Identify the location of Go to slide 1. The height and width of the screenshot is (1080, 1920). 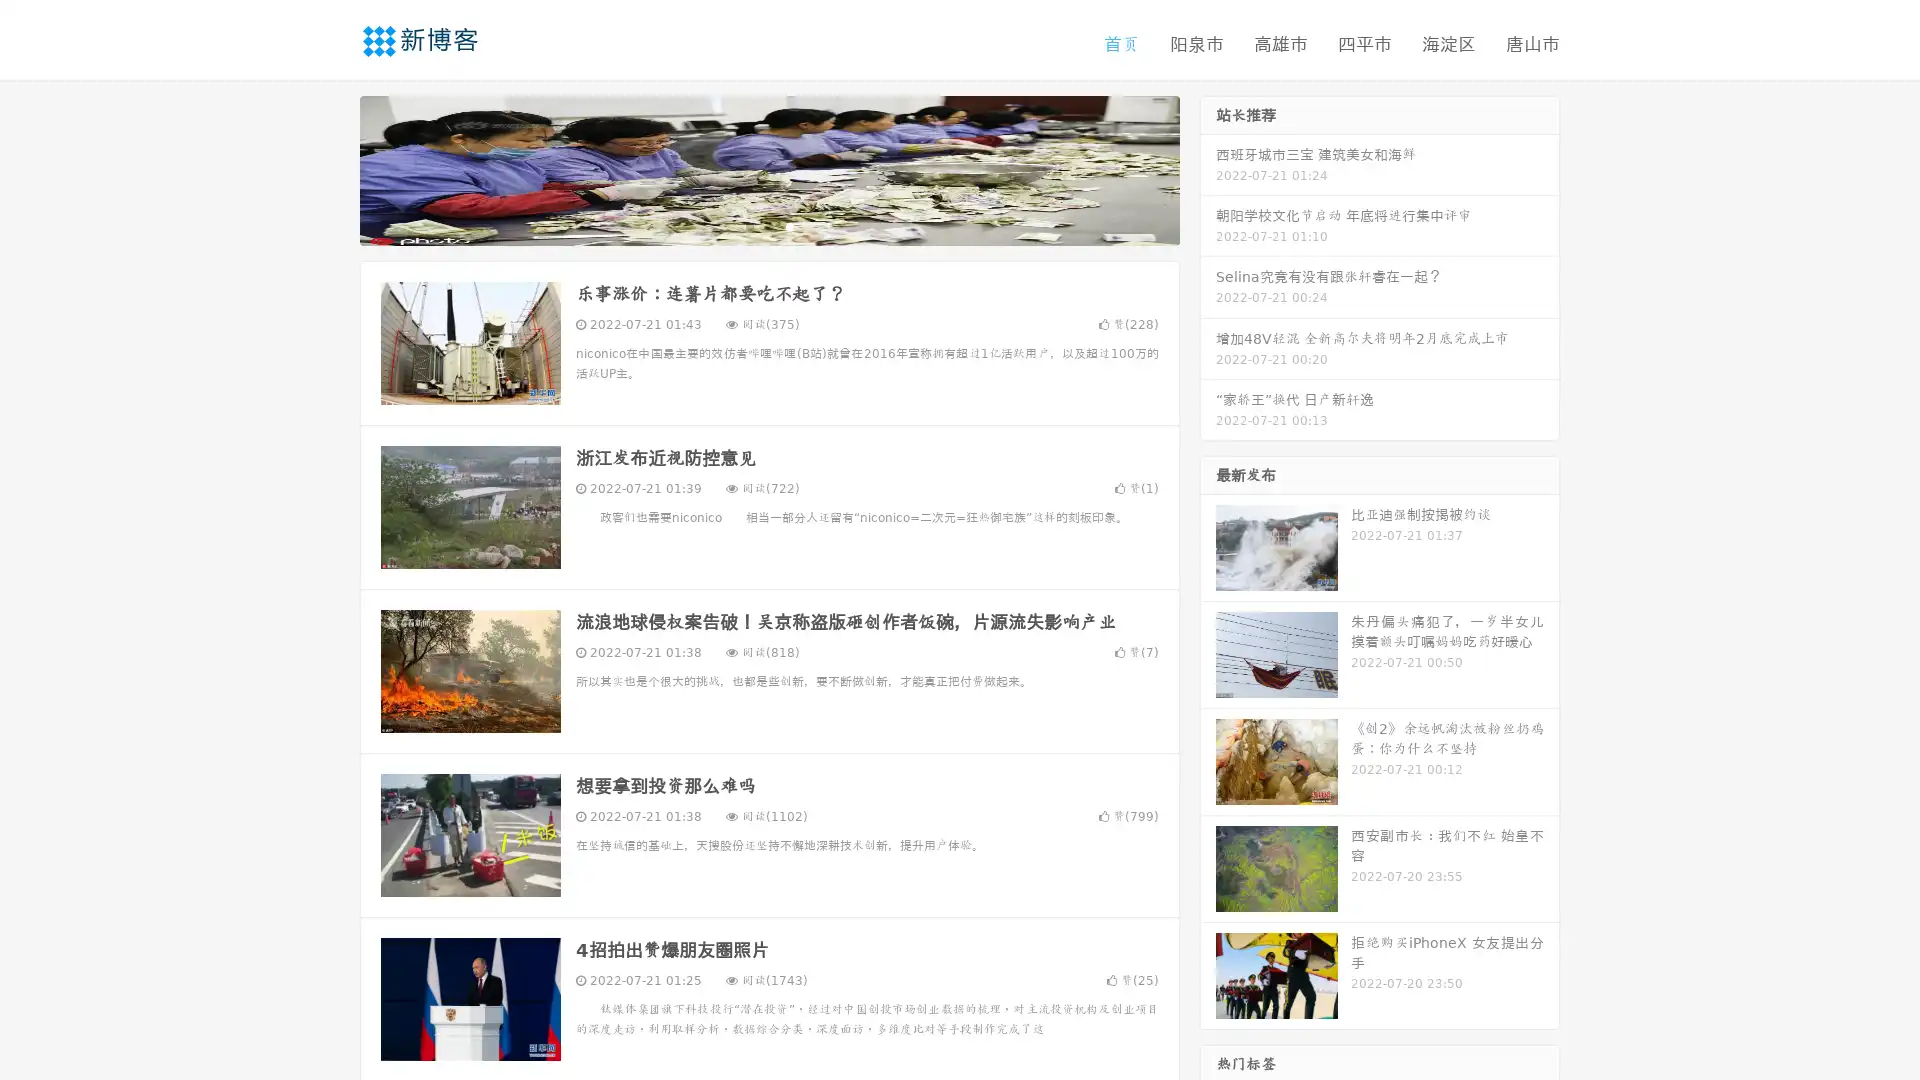
(748, 225).